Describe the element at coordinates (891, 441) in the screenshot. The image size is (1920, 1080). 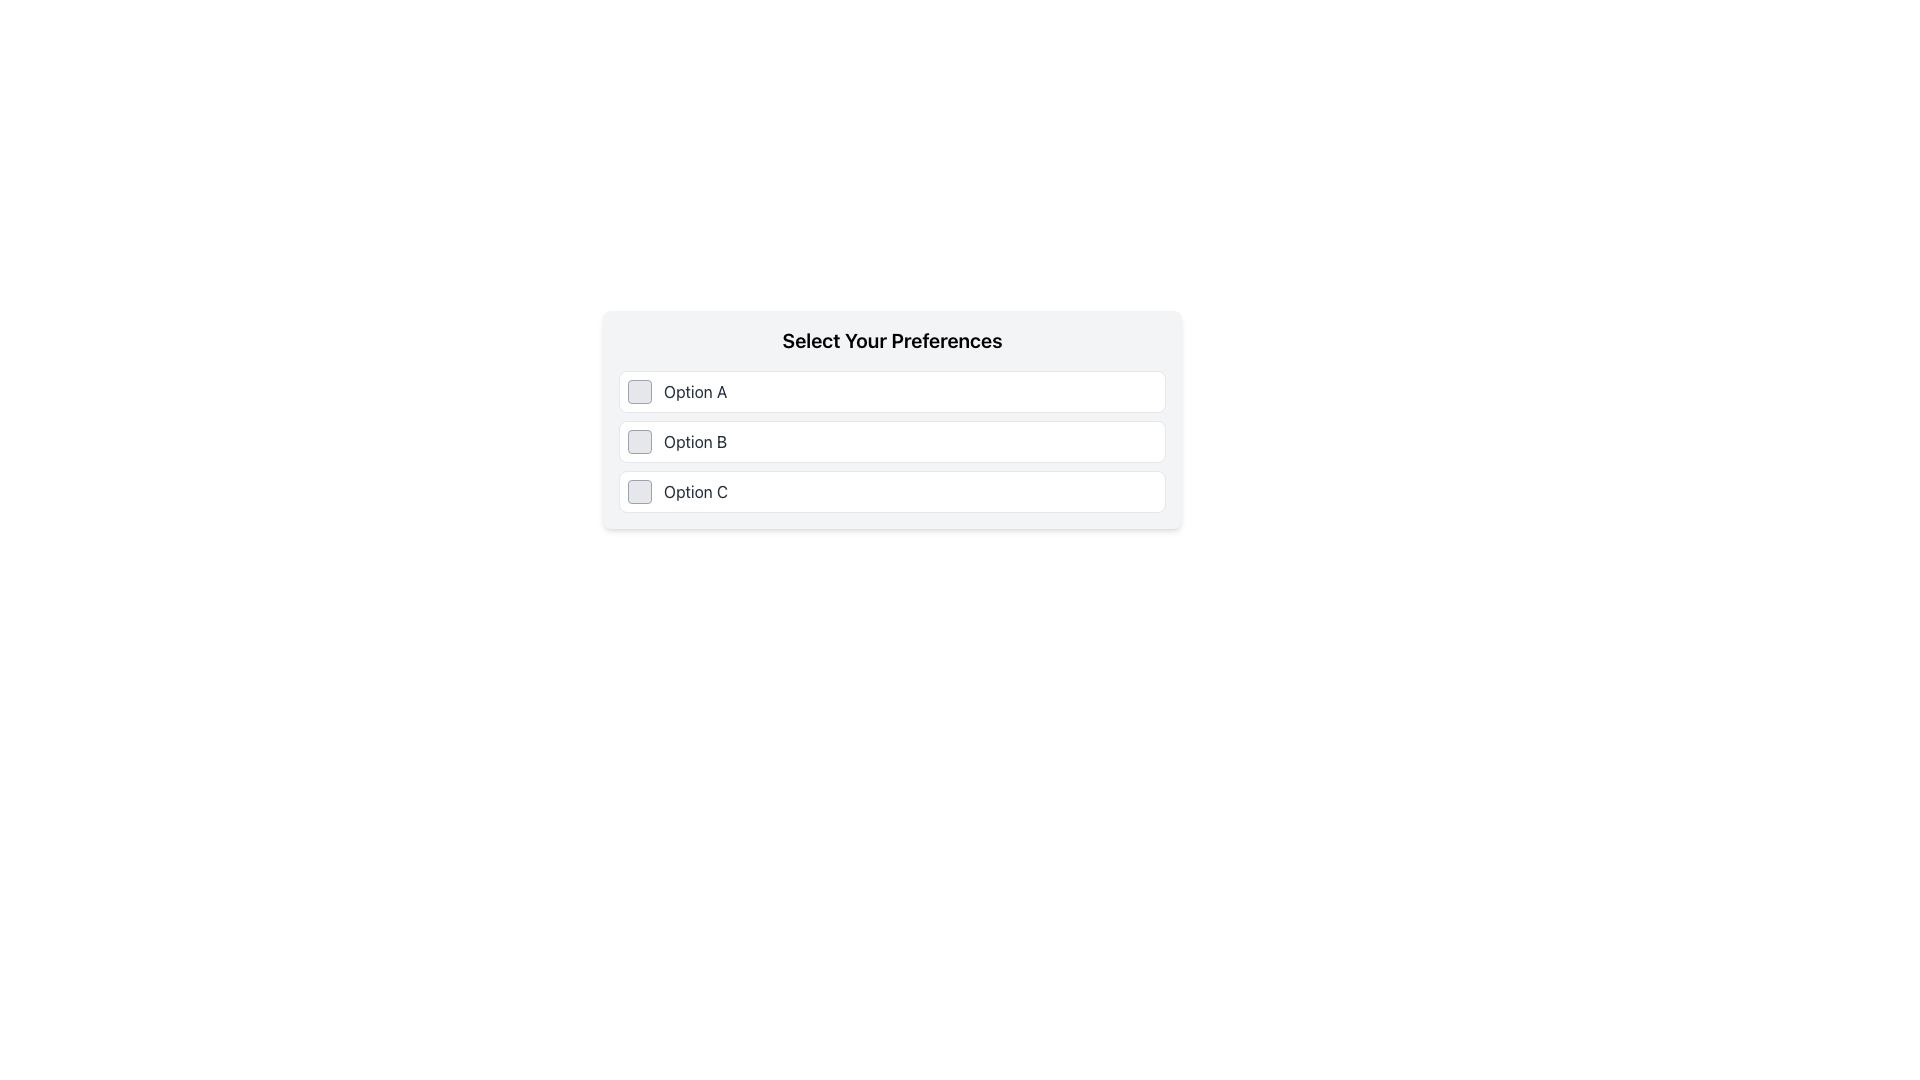
I see `the selectable list item with a checkbox labeled 'Option B'` at that location.